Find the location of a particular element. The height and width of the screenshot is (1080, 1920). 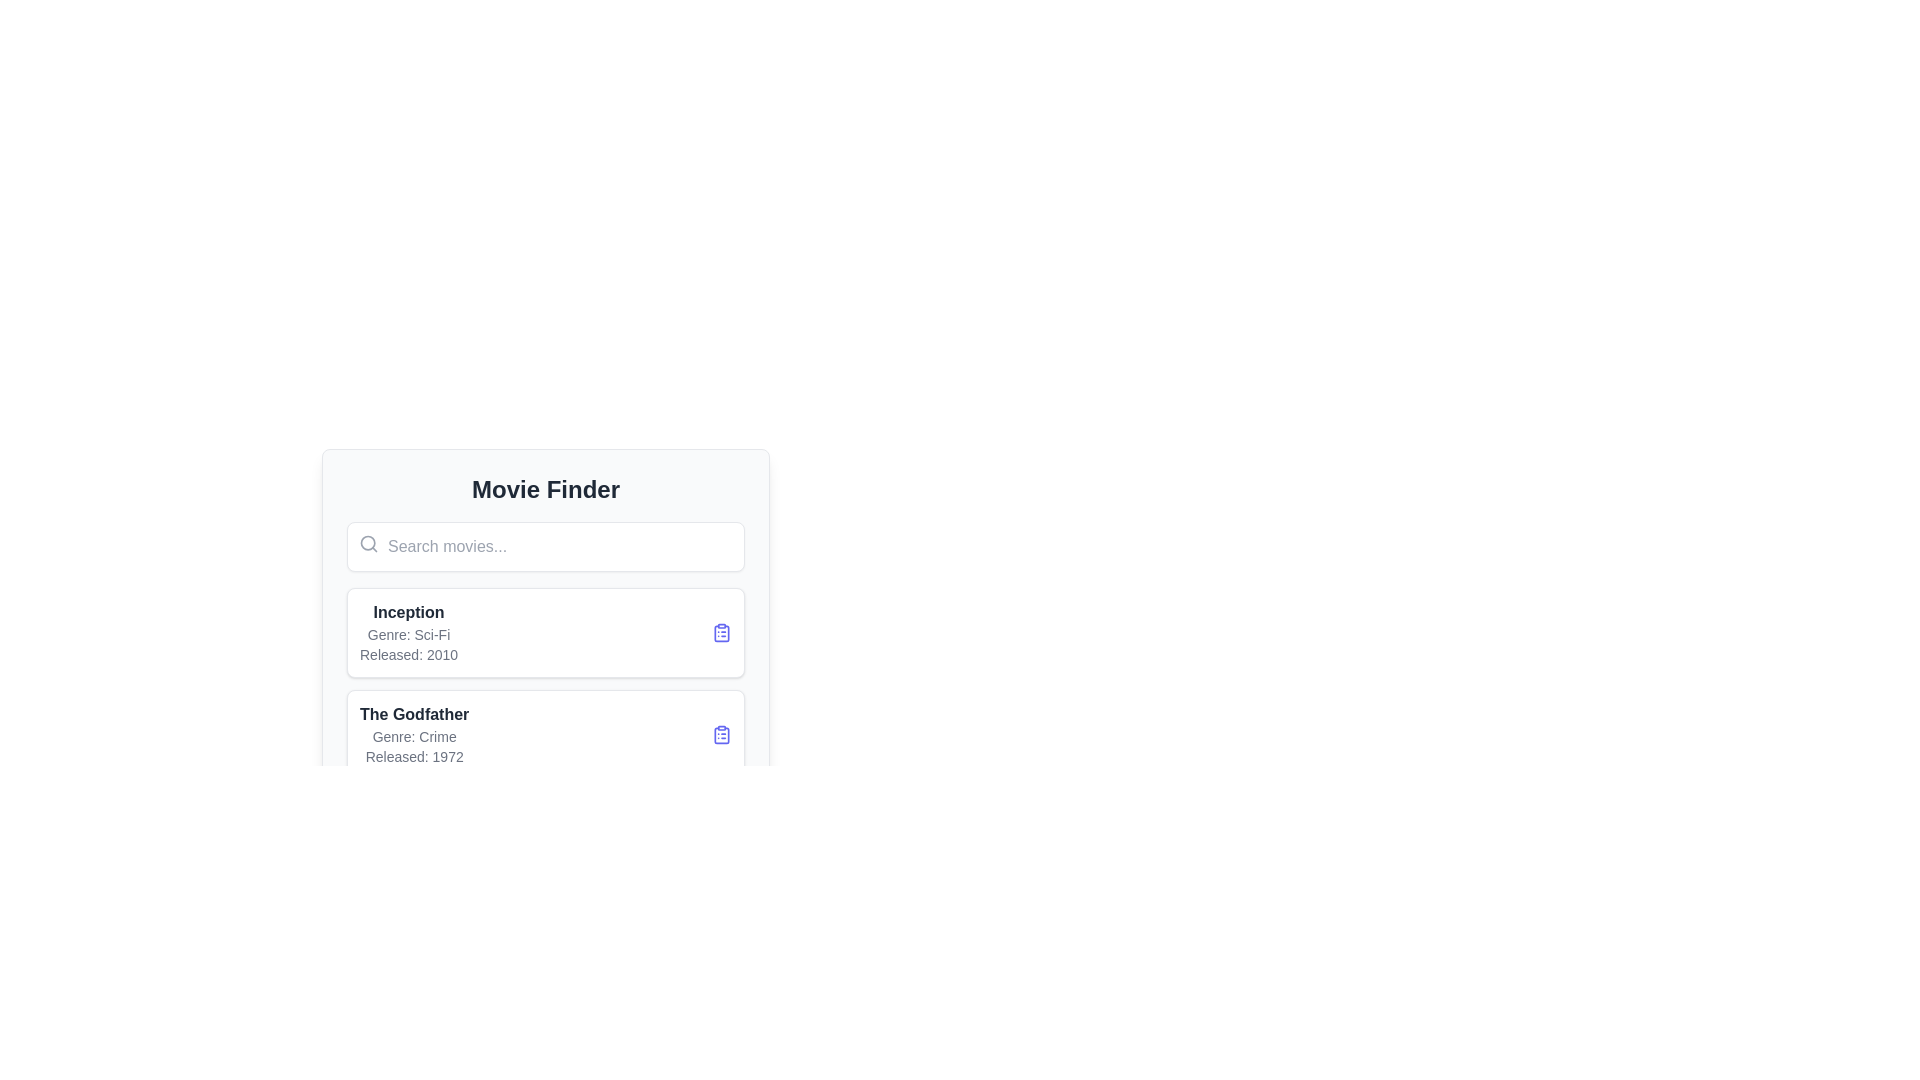

the magnifying glass icon located in the upper left corner of the search input box that indicates the presence of a search feature is located at coordinates (369, 543).